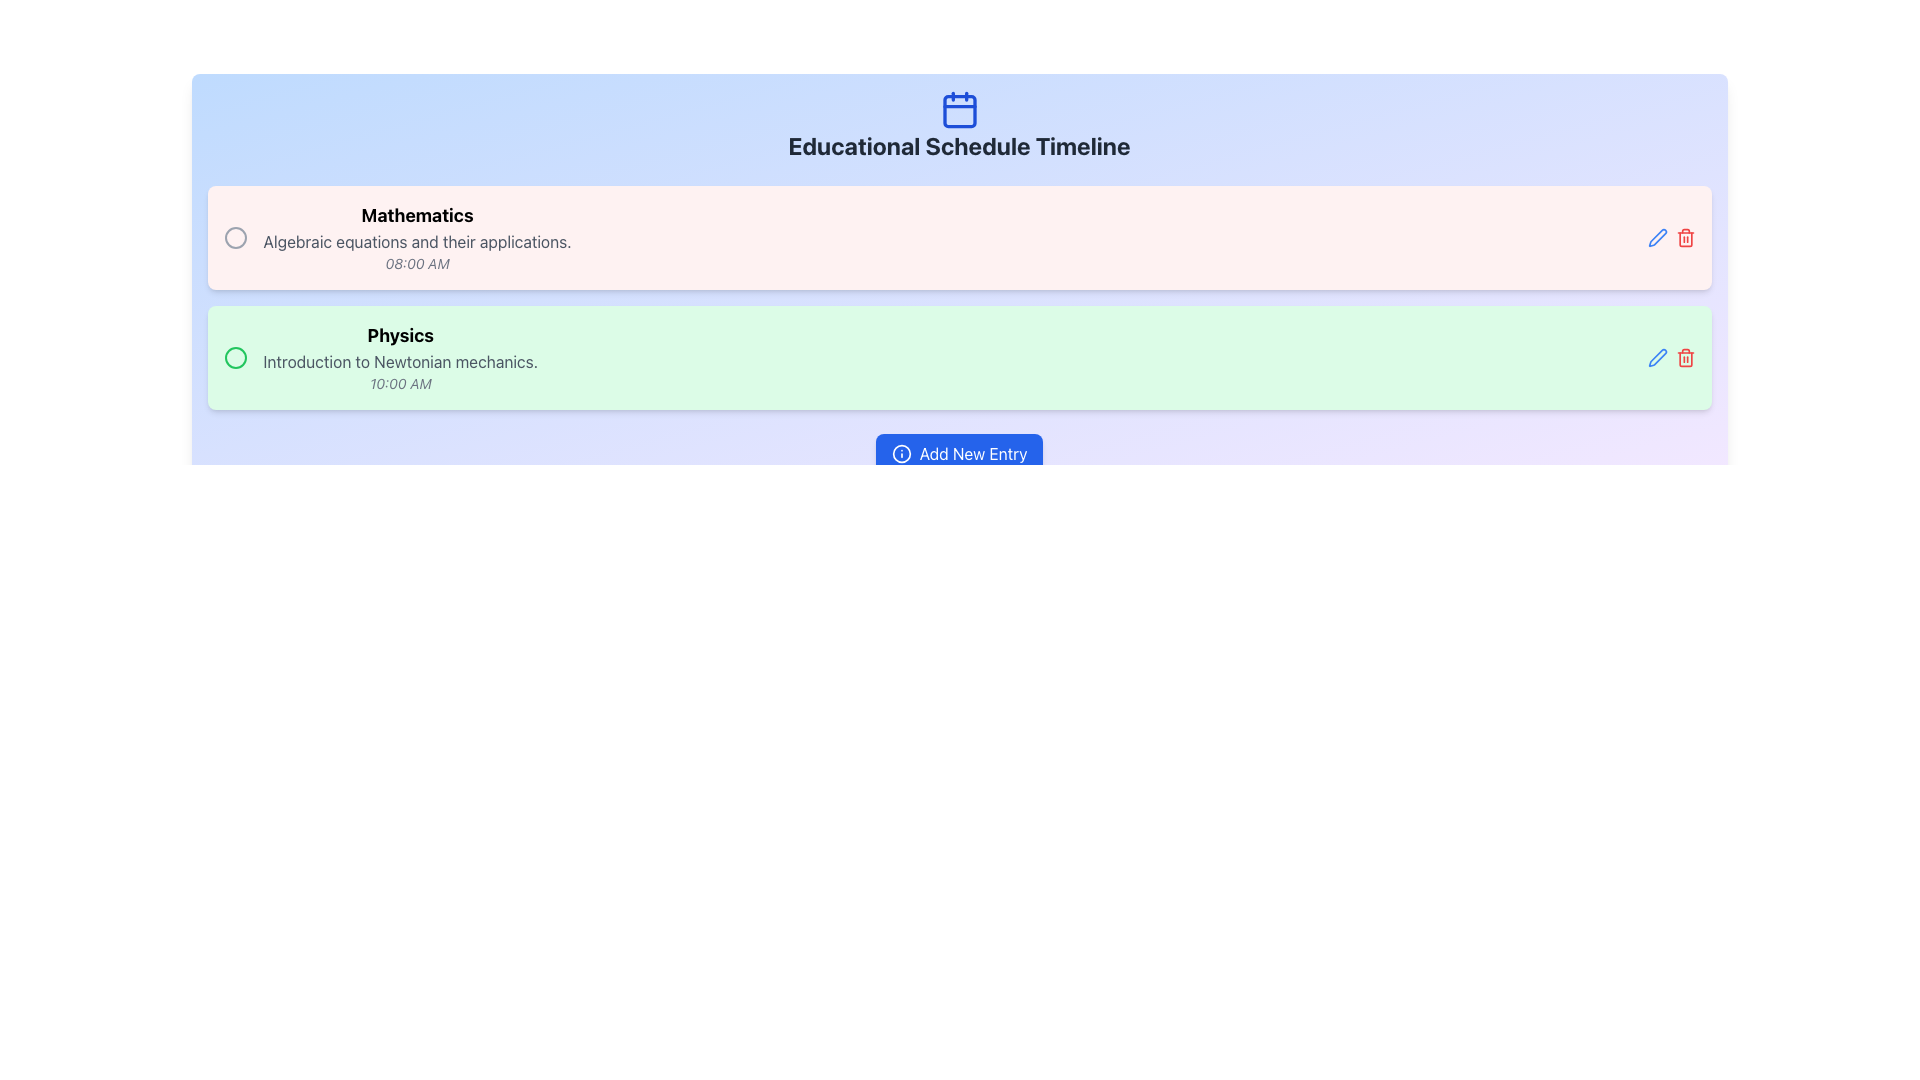  What do you see at coordinates (1684, 237) in the screenshot?
I see `the trash bin icon in the top-right corner of the green card representing the 'Physics' entry in the schedule list` at bounding box center [1684, 237].